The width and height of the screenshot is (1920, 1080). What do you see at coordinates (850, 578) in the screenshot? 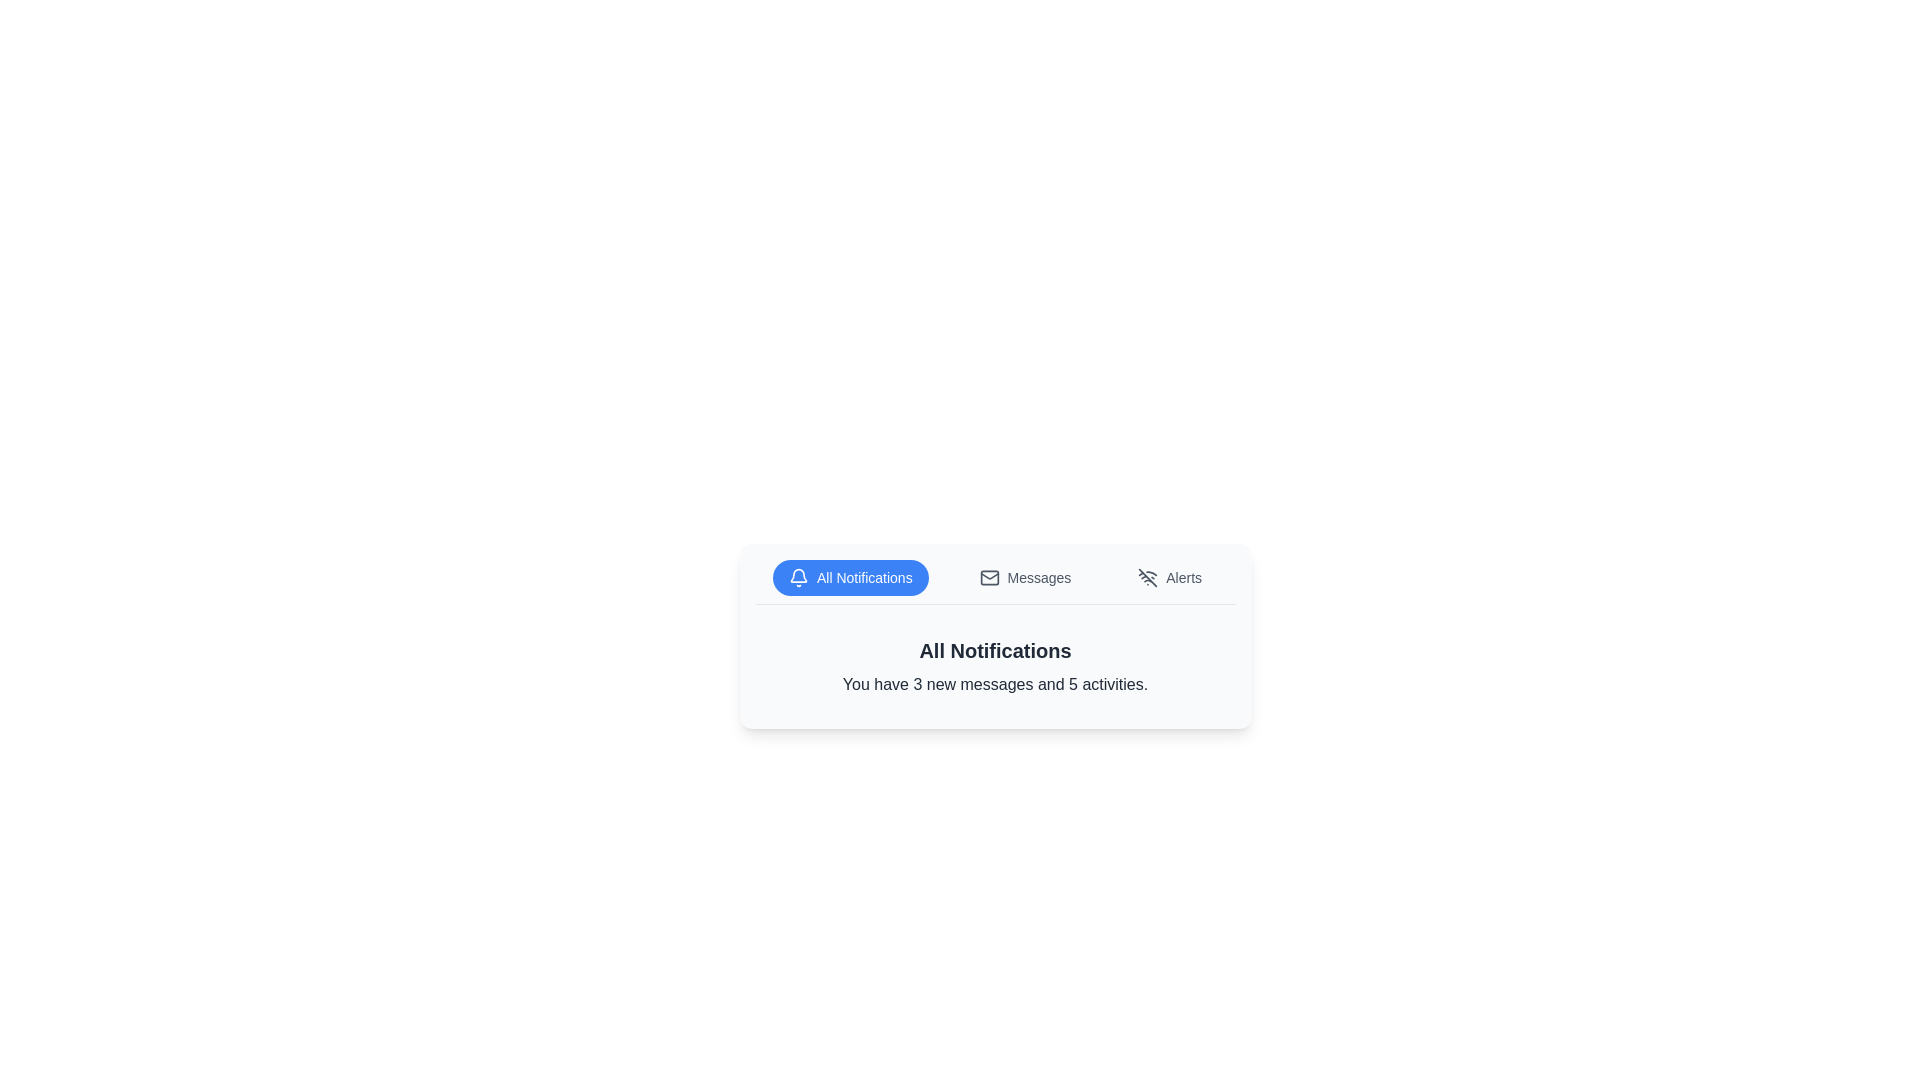
I see `the blue 'All Notifications' button, which has a bell icon and white text` at bounding box center [850, 578].